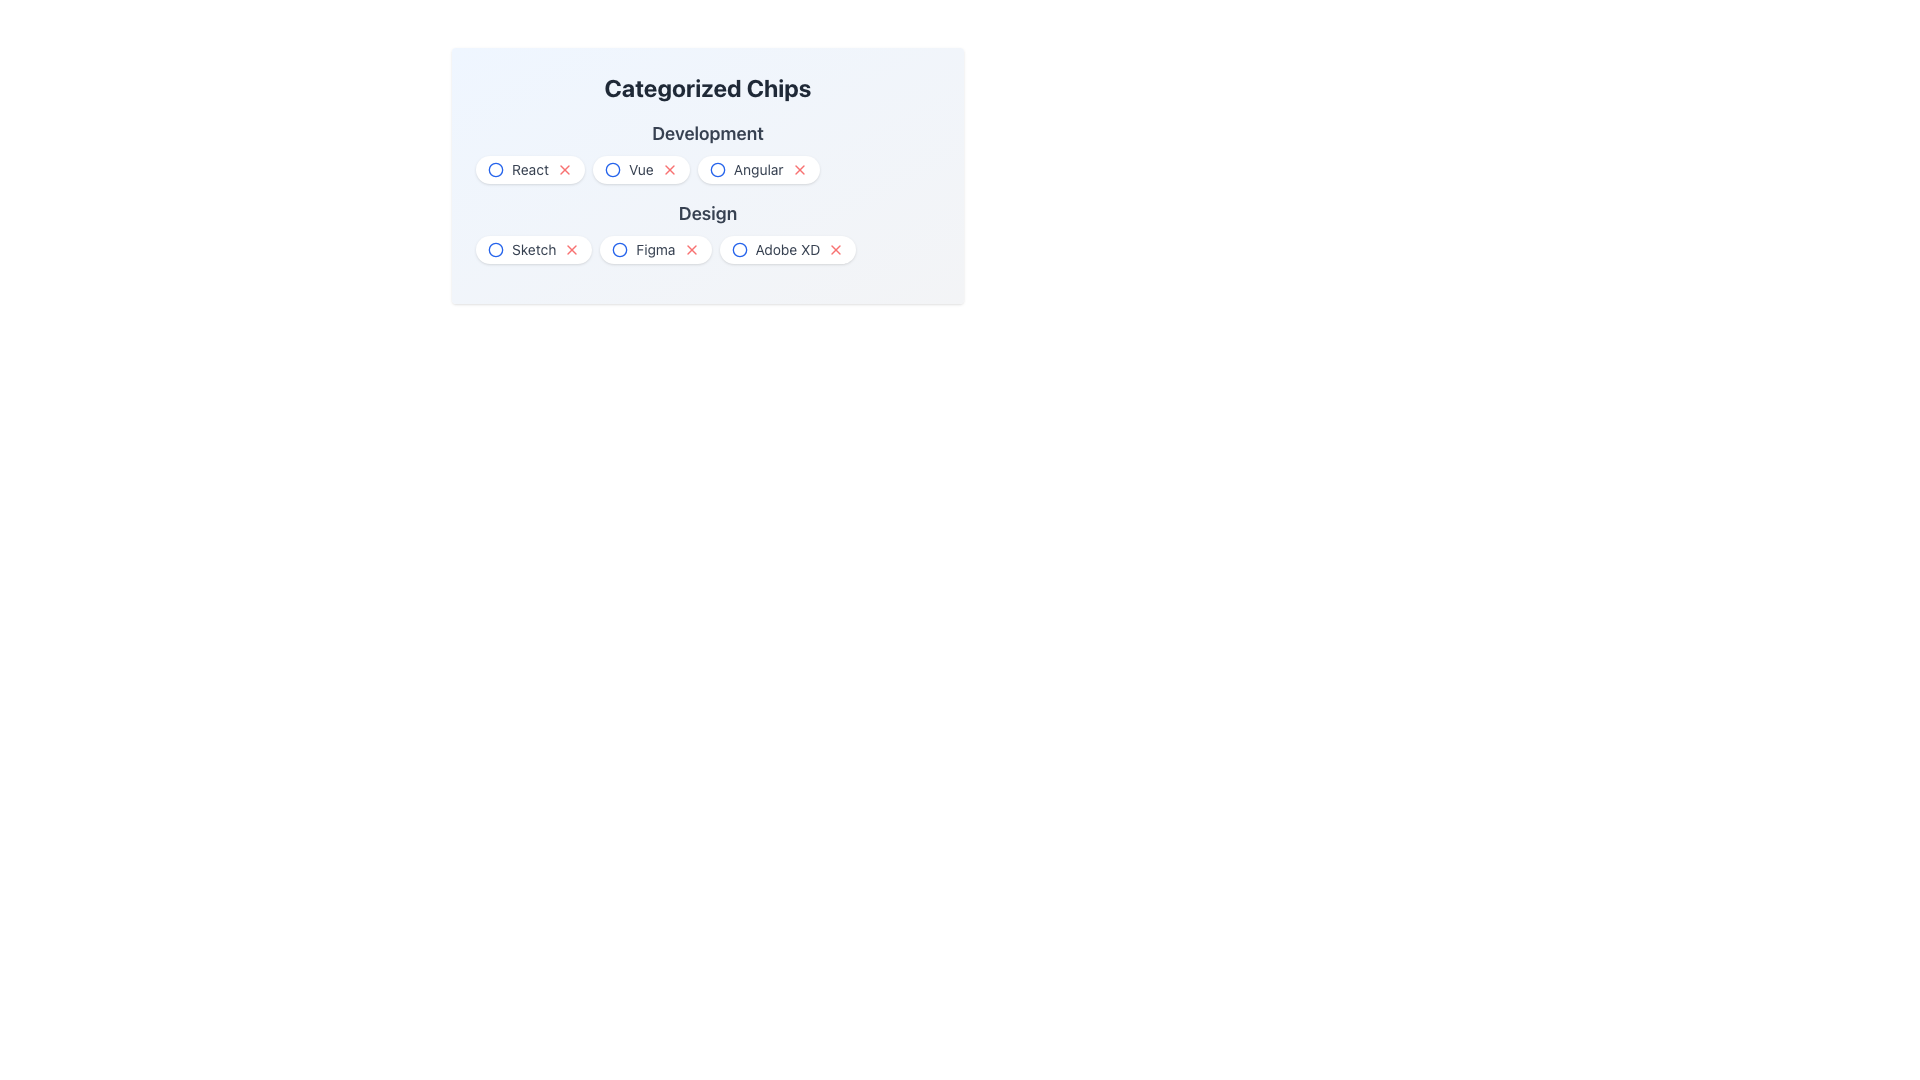 The image size is (1920, 1080). What do you see at coordinates (530, 168) in the screenshot?
I see `the 'React' text label in the list of categorized chips under the 'Development' category` at bounding box center [530, 168].